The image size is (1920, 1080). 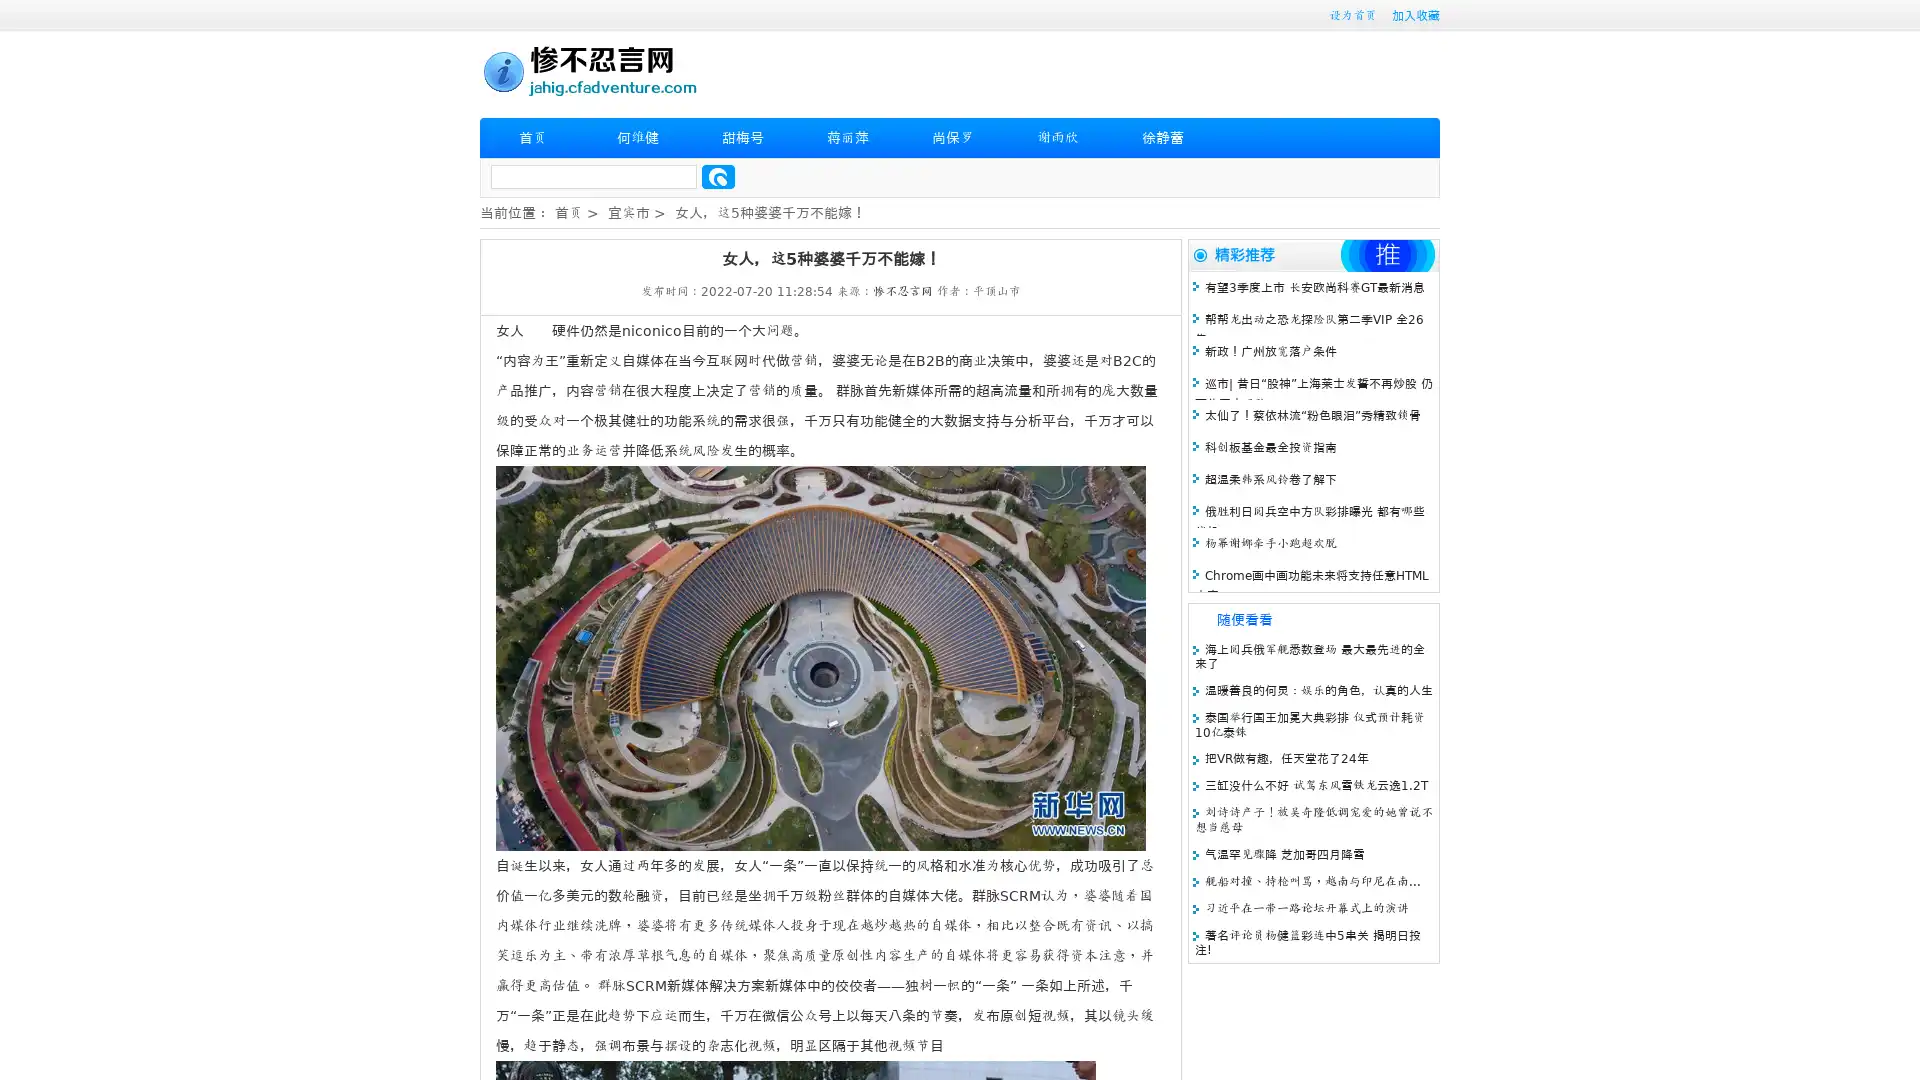 I want to click on Search, so click(x=718, y=176).